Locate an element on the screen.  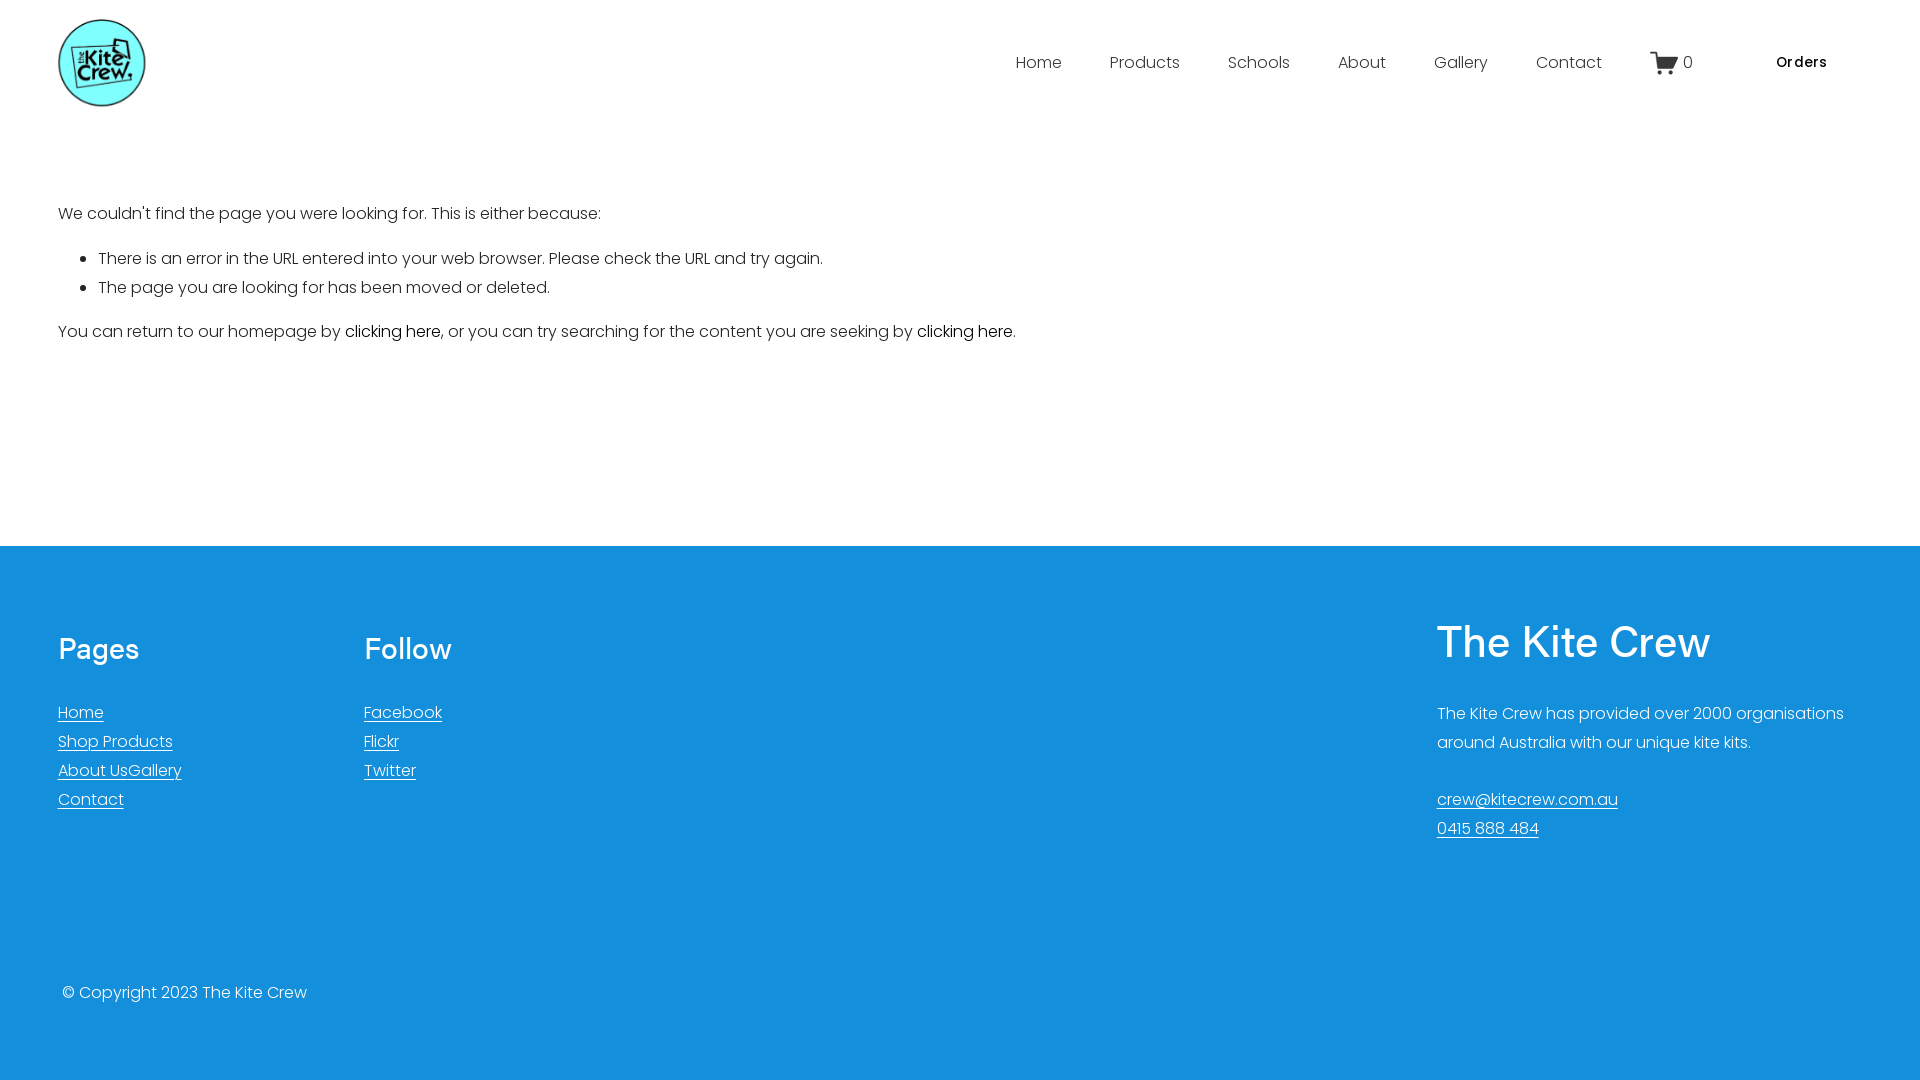
'0415 888 484' is located at coordinates (1488, 829).